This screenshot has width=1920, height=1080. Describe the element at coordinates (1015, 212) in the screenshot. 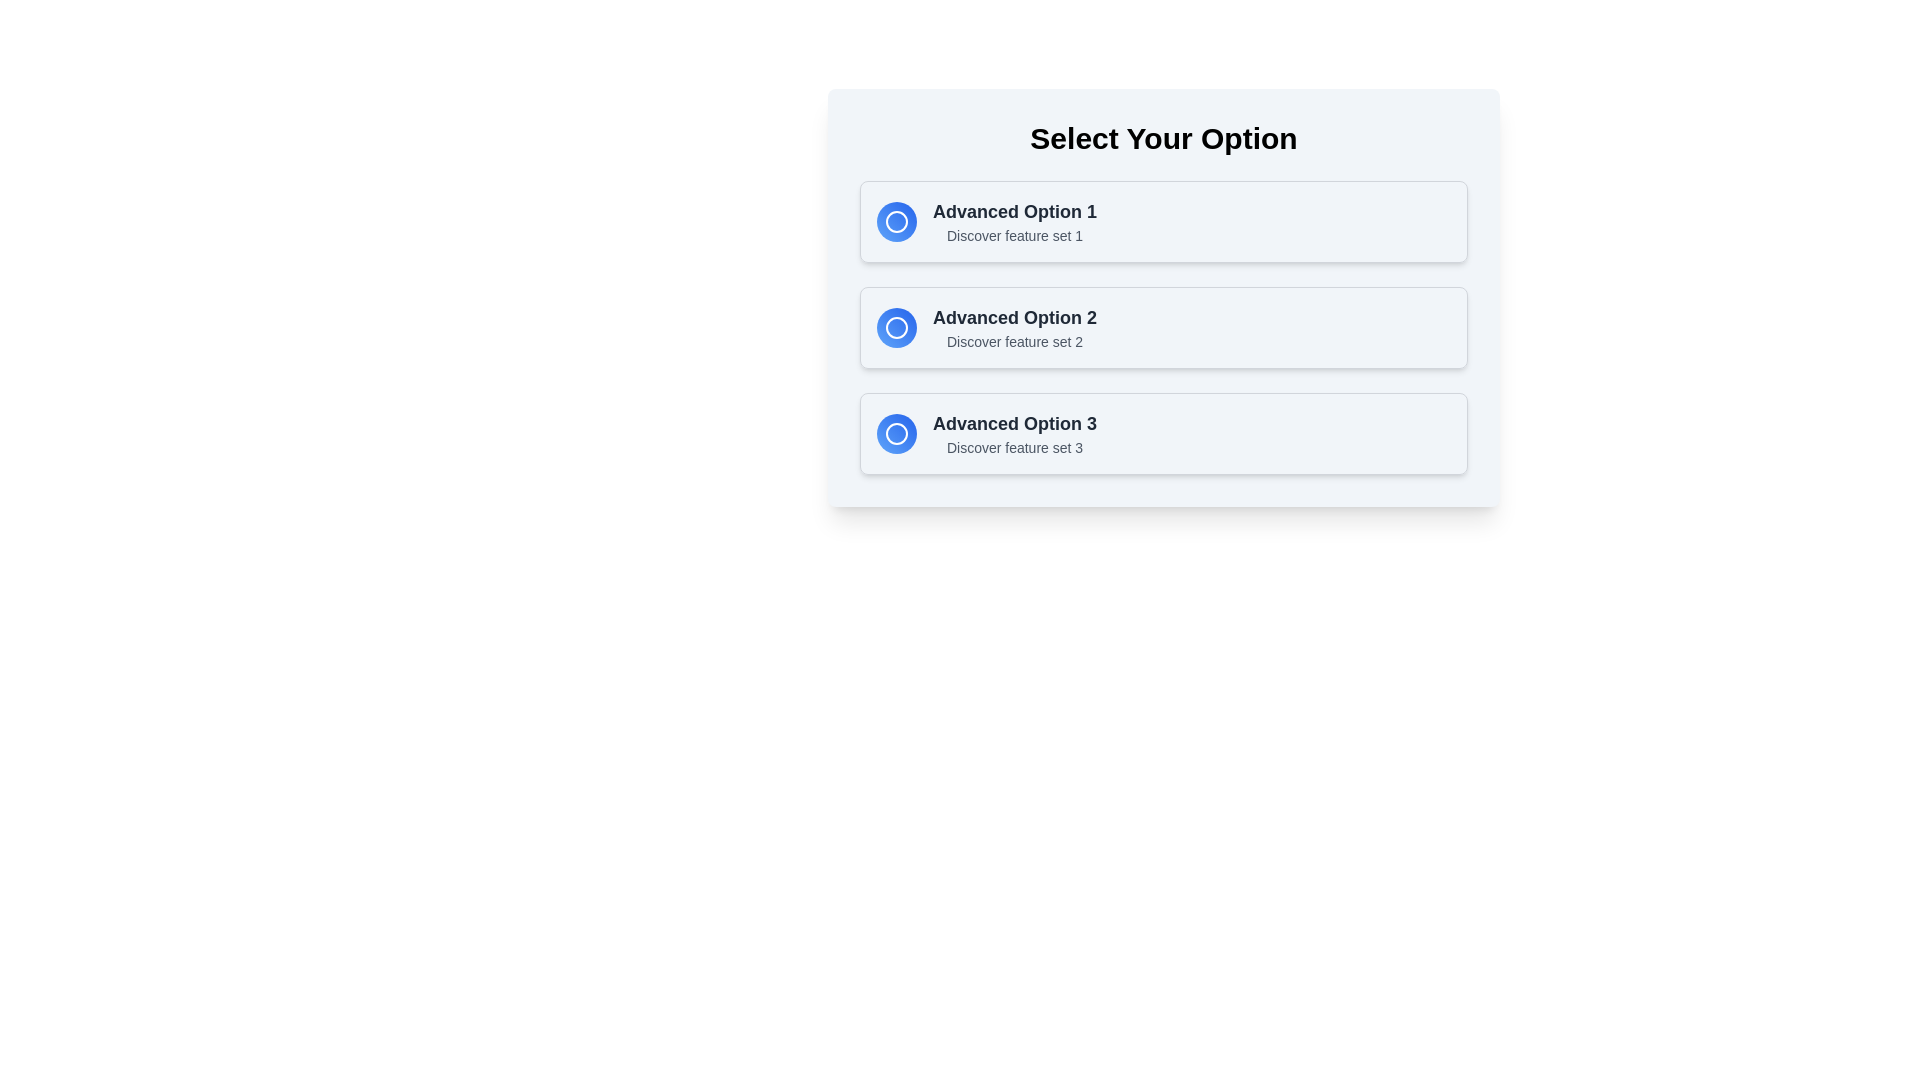

I see `the informational text label that identifies the first option in a vertically arranged list, located to the right of a circular button` at that location.